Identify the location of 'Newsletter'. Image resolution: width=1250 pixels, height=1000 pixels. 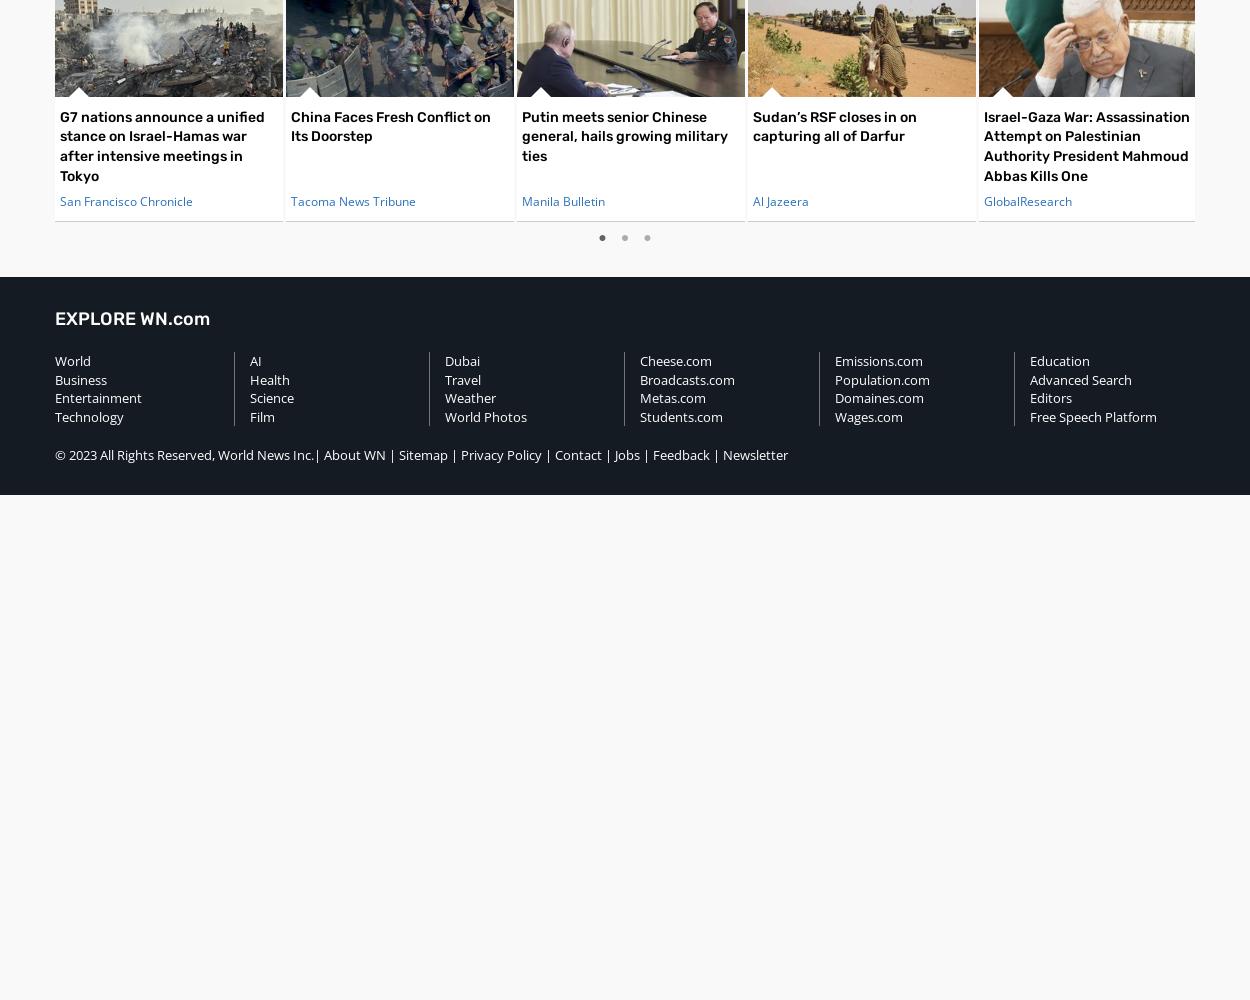
(755, 454).